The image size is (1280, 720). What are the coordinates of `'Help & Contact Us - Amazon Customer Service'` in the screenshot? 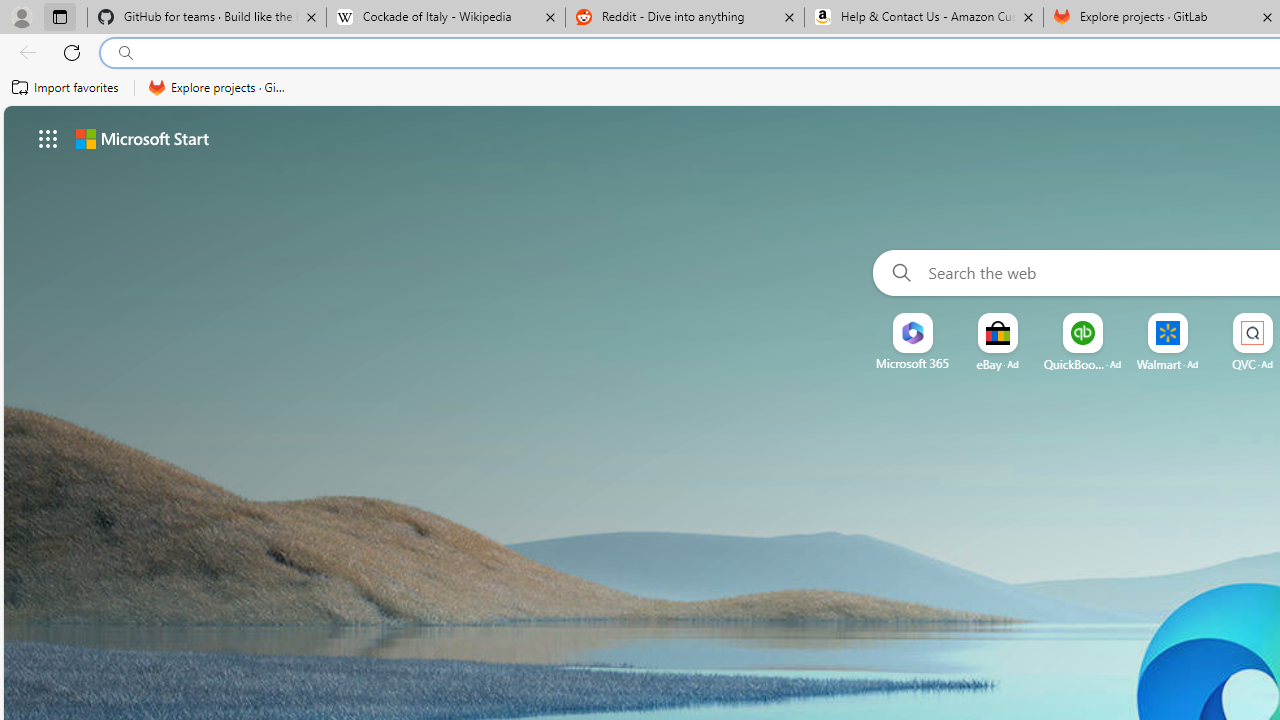 It's located at (923, 17).